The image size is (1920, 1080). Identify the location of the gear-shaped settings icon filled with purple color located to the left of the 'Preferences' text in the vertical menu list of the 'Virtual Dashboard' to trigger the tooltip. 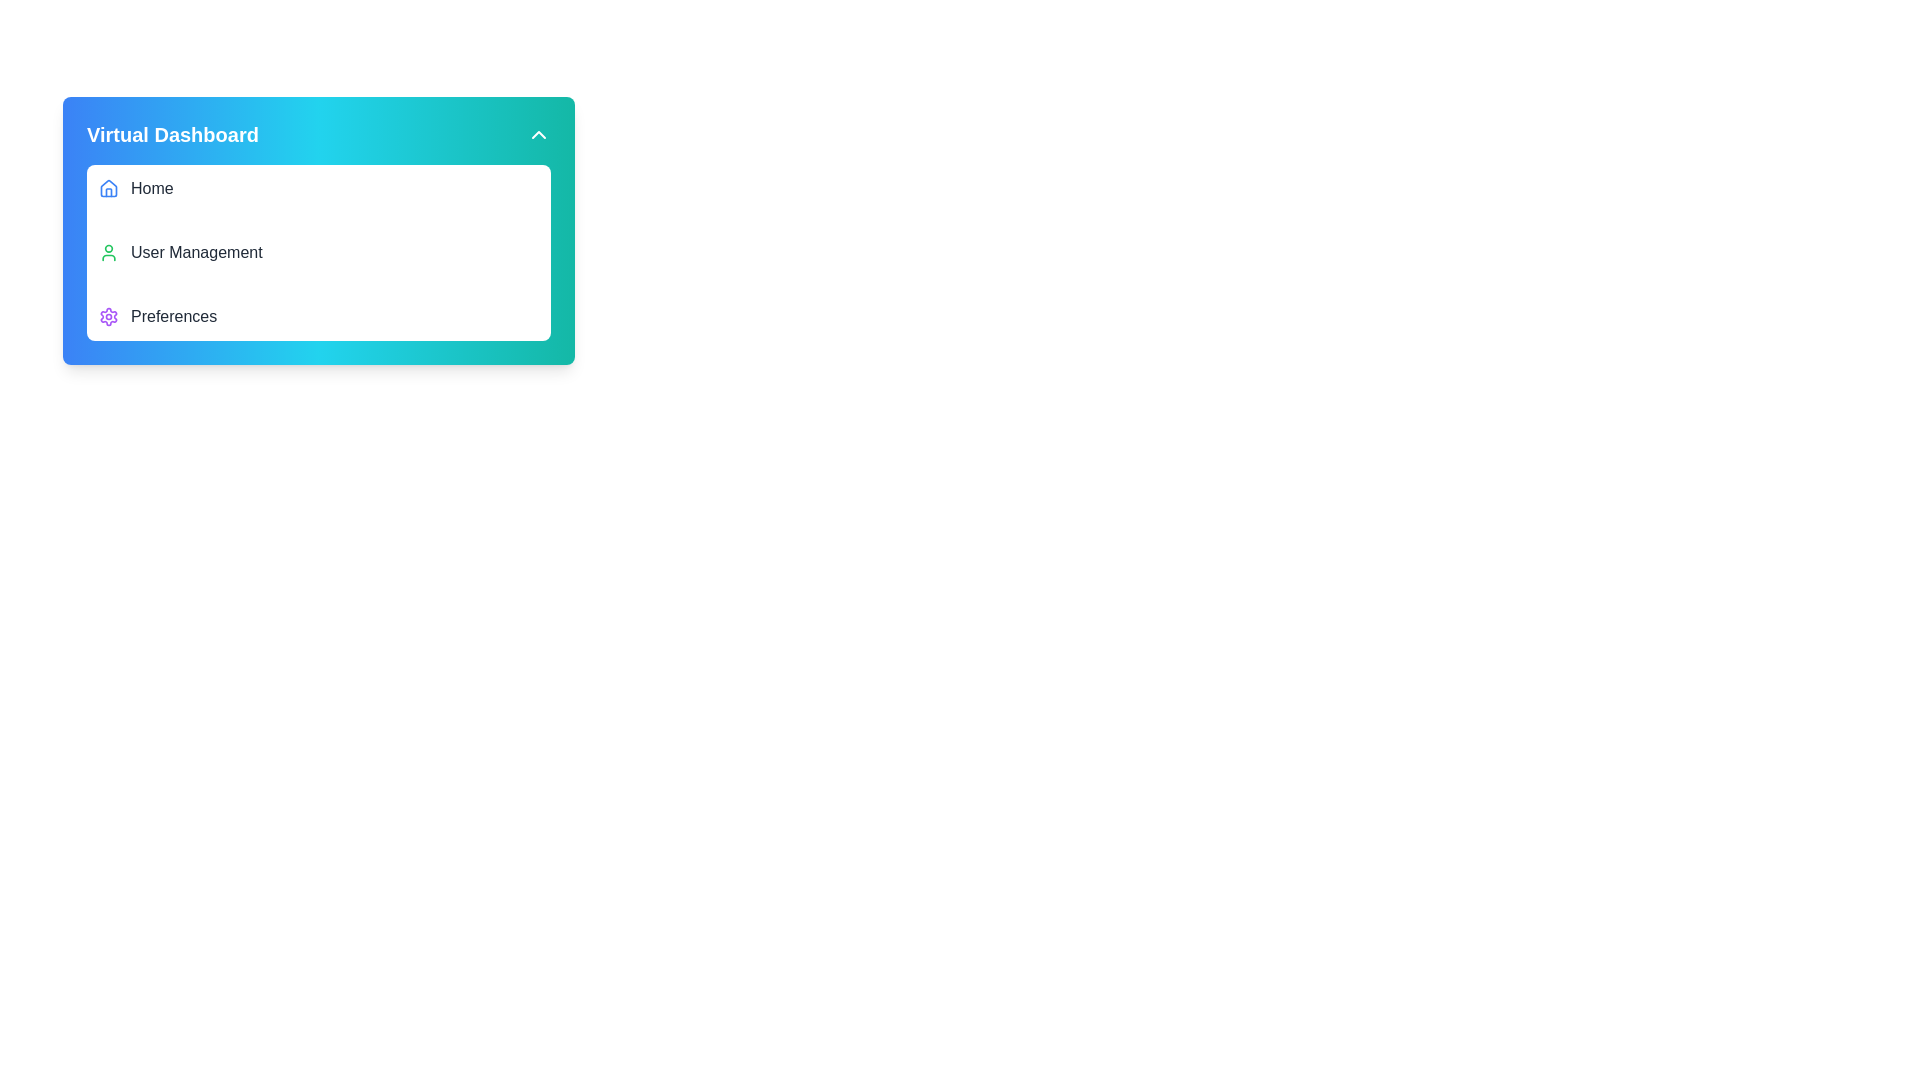
(108, 315).